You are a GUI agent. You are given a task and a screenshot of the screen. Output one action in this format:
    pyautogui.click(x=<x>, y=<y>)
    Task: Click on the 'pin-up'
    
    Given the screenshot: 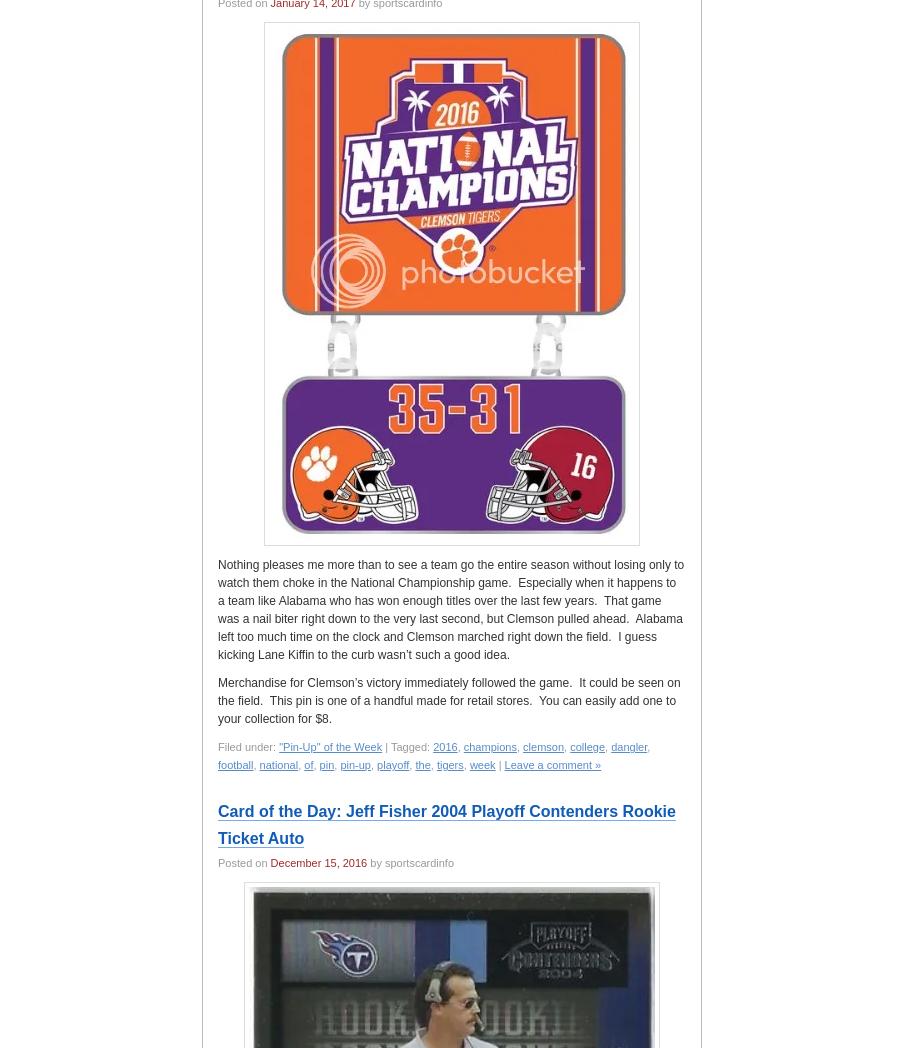 What is the action you would take?
    pyautogui.click(x=354, y=765)
    